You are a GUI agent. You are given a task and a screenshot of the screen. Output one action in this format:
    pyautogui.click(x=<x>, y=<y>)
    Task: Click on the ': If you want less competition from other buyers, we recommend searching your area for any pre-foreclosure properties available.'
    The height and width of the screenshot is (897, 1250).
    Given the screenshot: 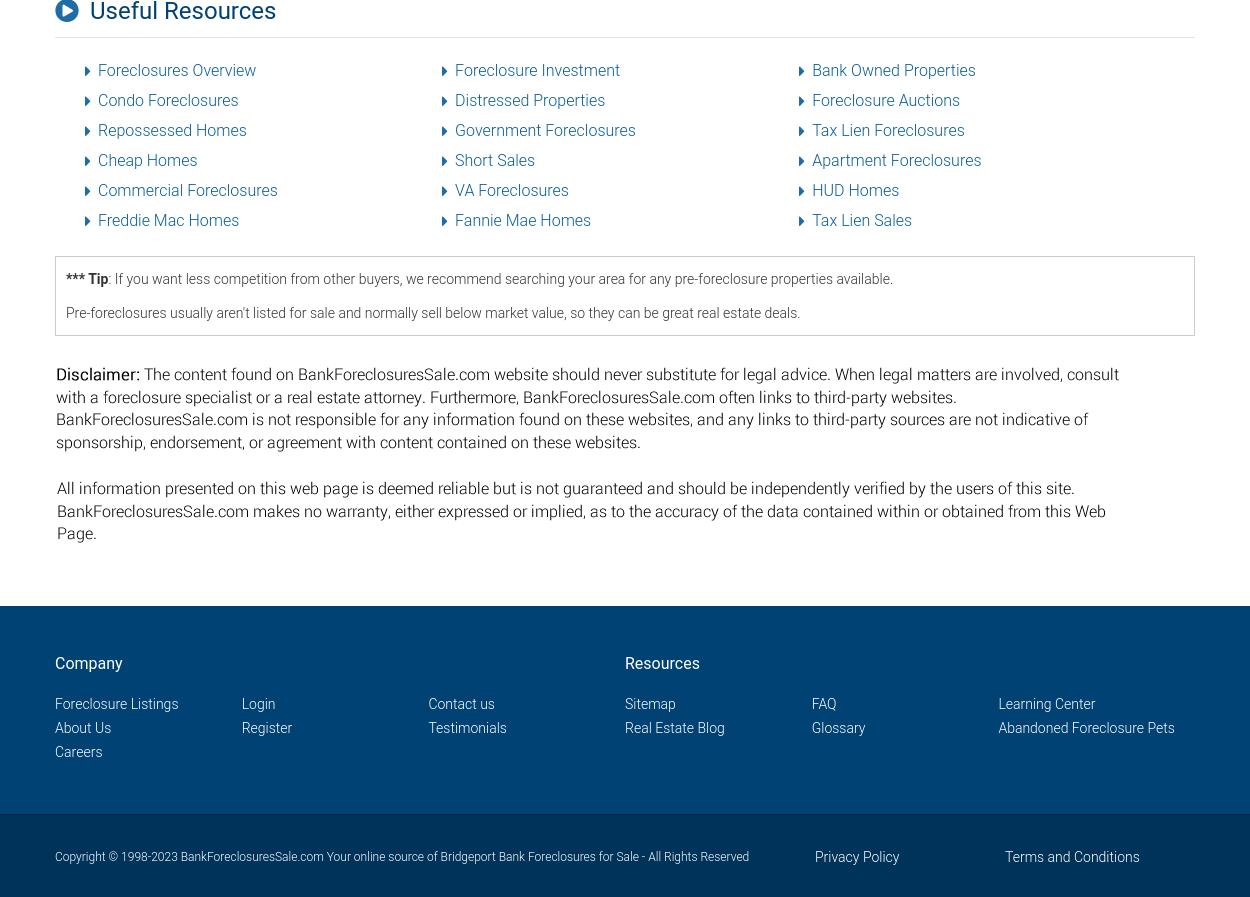 What is the action you would take?
    pyautogui.click(x=500, y=277)
    